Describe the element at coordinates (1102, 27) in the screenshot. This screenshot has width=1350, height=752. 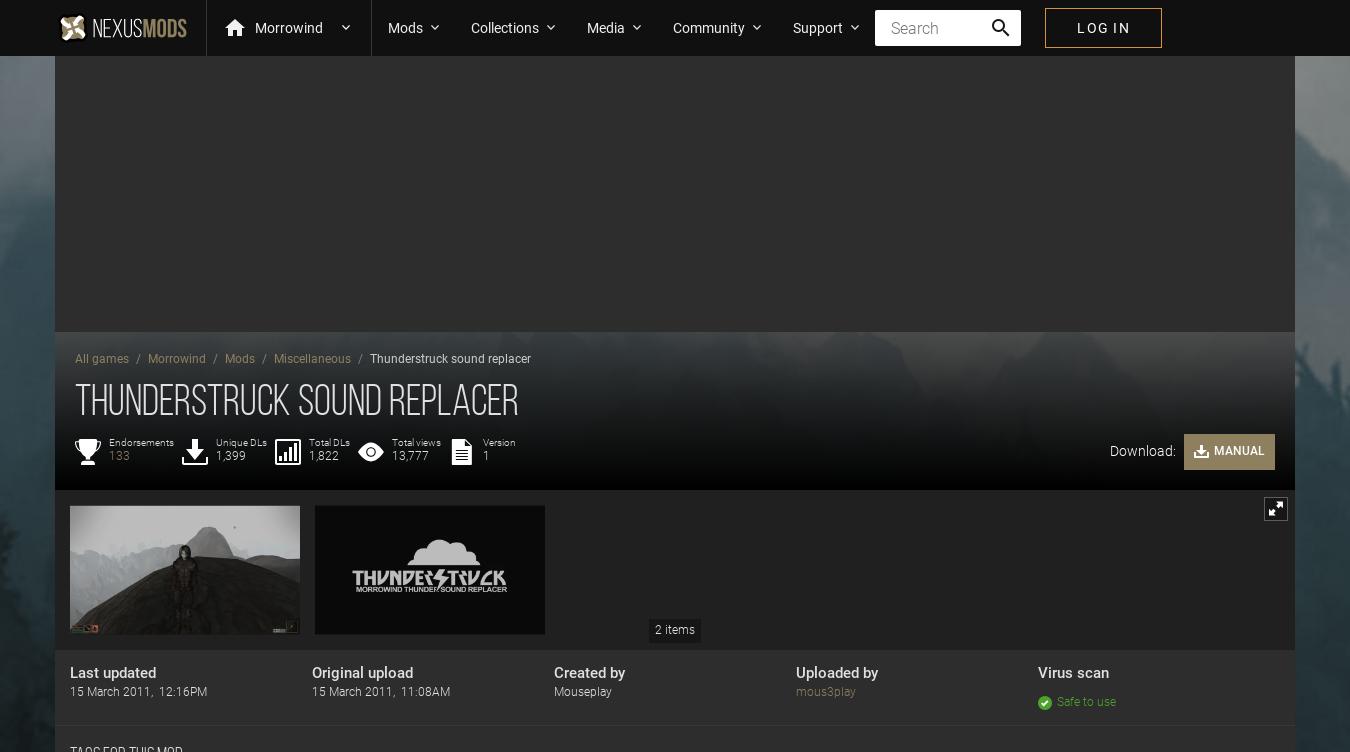
I see `'Log in'` at that location.